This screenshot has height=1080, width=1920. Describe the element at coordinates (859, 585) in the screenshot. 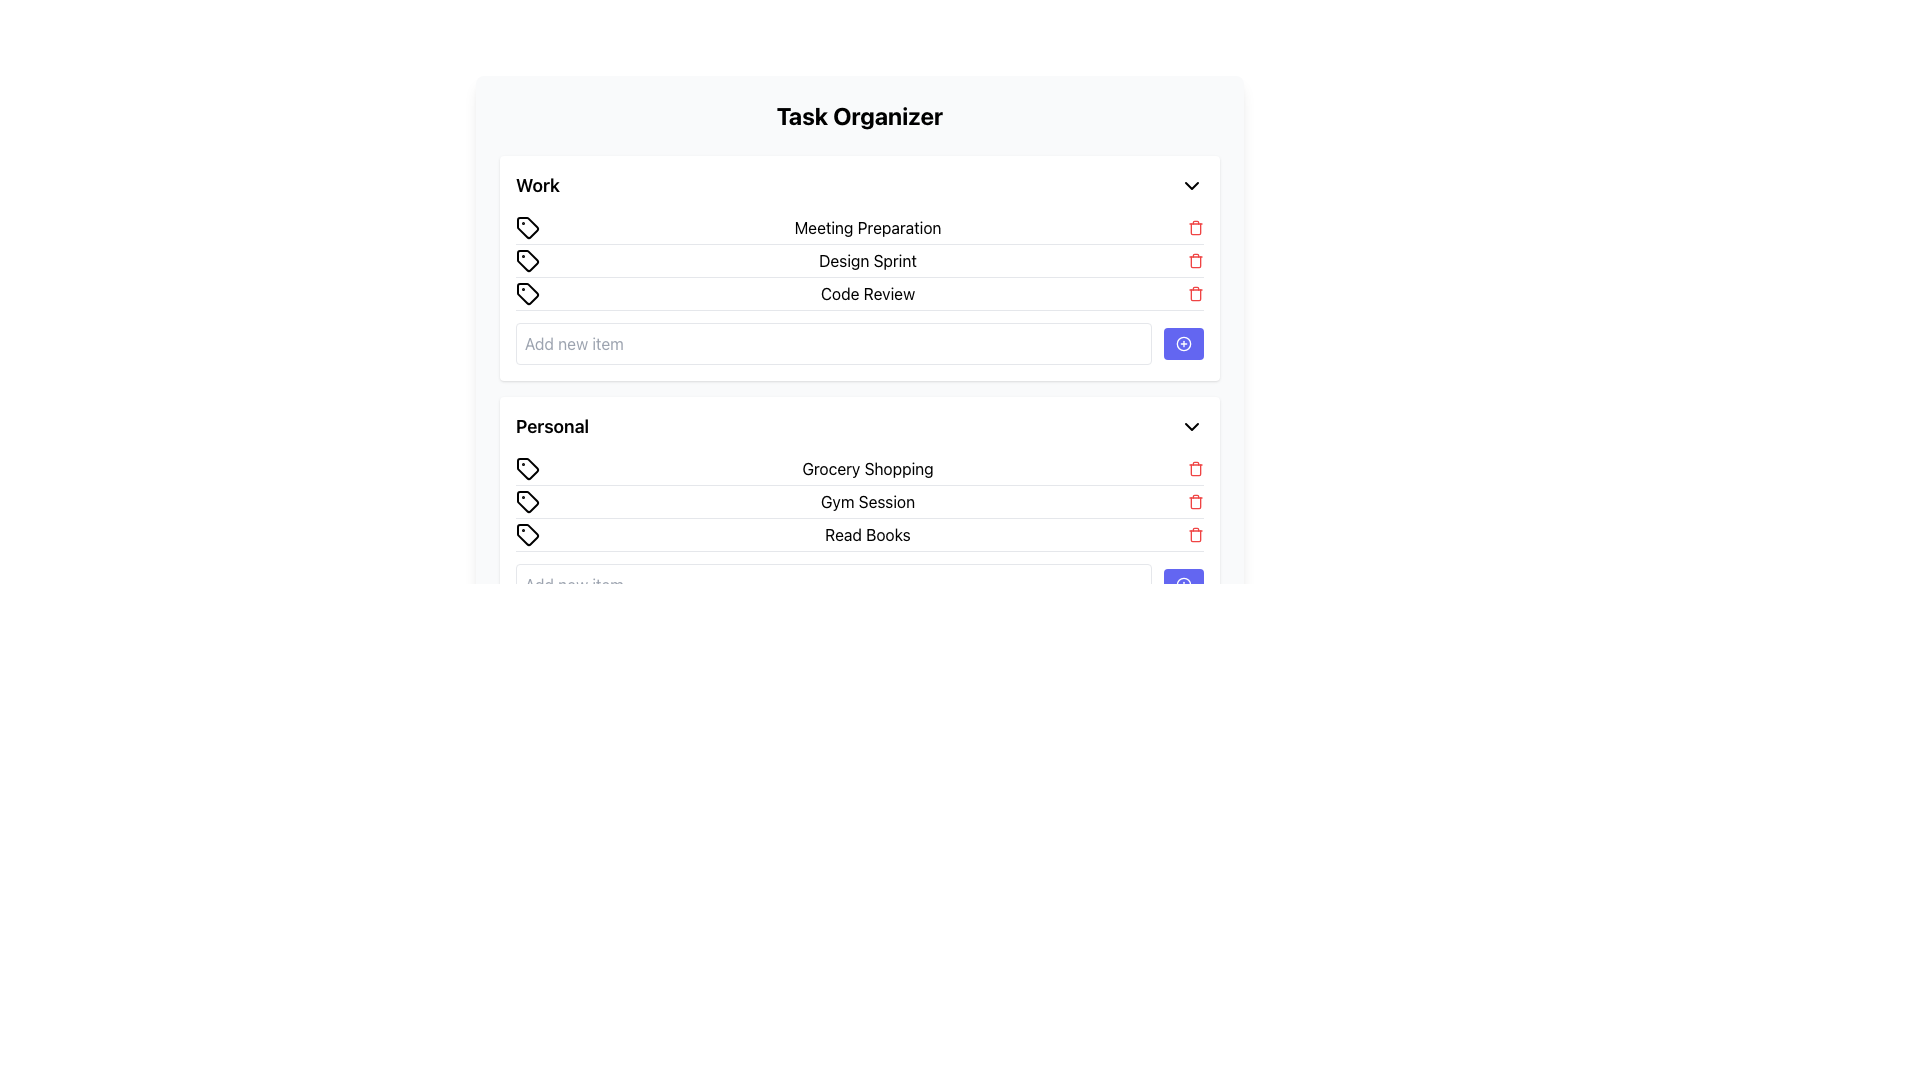

I see `and drop the task input field in the bottom-right corner of the 'Personal' section` at that location.